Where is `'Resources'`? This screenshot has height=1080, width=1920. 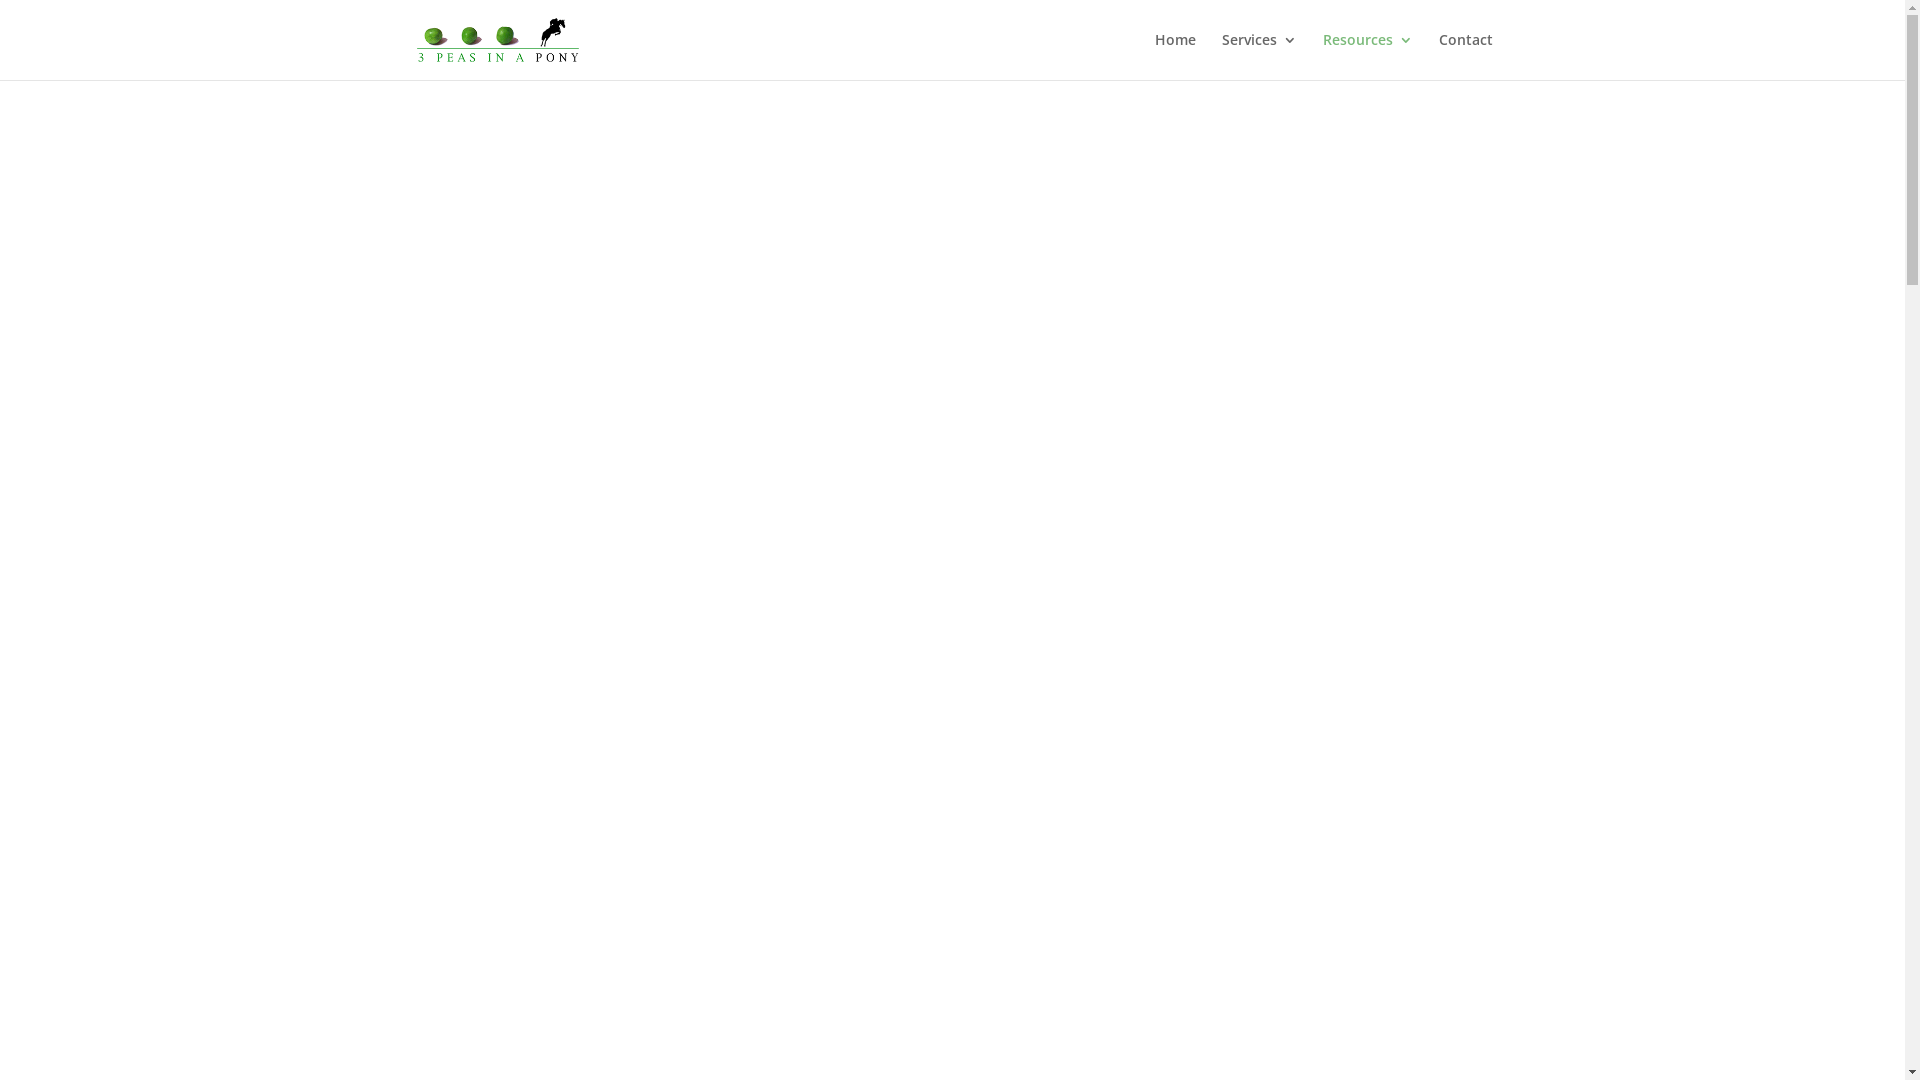 'Resources' is located at coordinates (1366, 55).